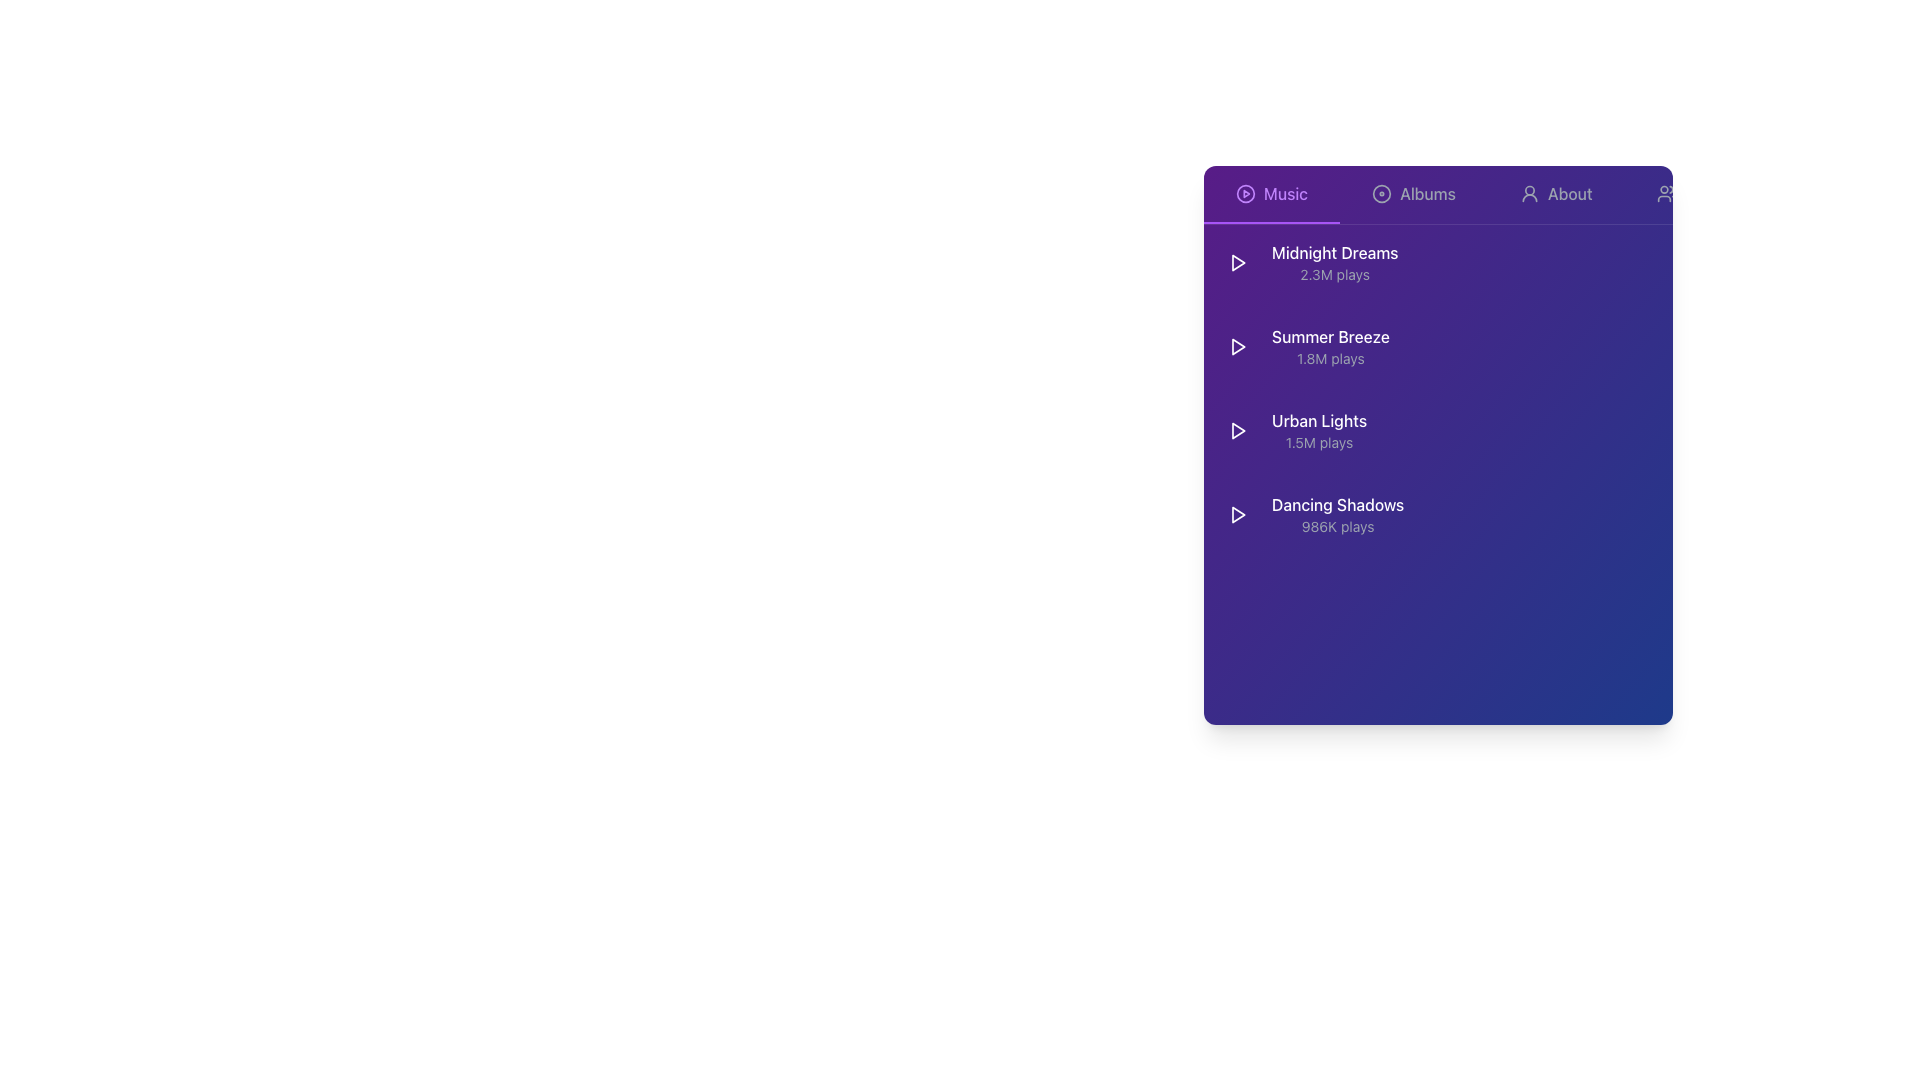  What do you see at coordinates (1286, 193) in the screenshot?
I see `the current section` at bounding box center [1286, 193].